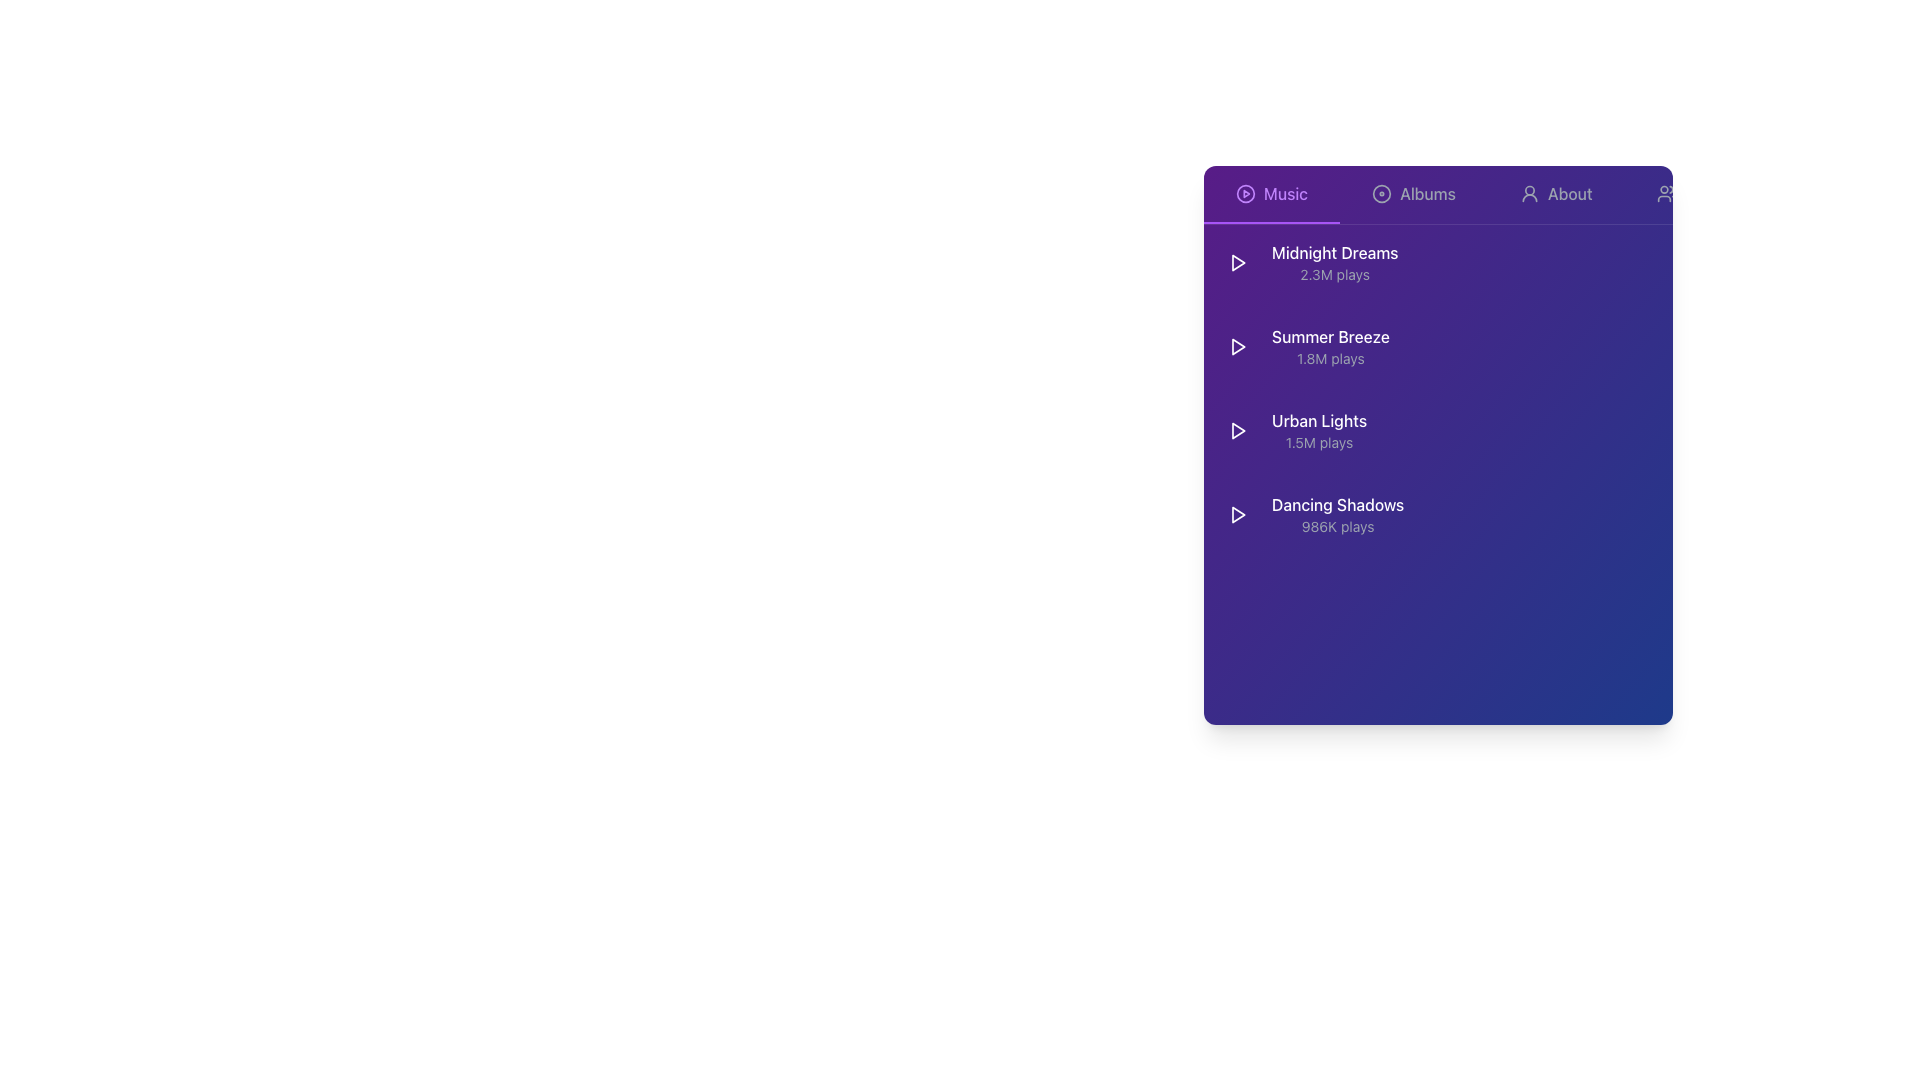  What do you see at coordinates (1286, 193) in the screenshot?
I see `the current section` at bounding box center [1286, 193].